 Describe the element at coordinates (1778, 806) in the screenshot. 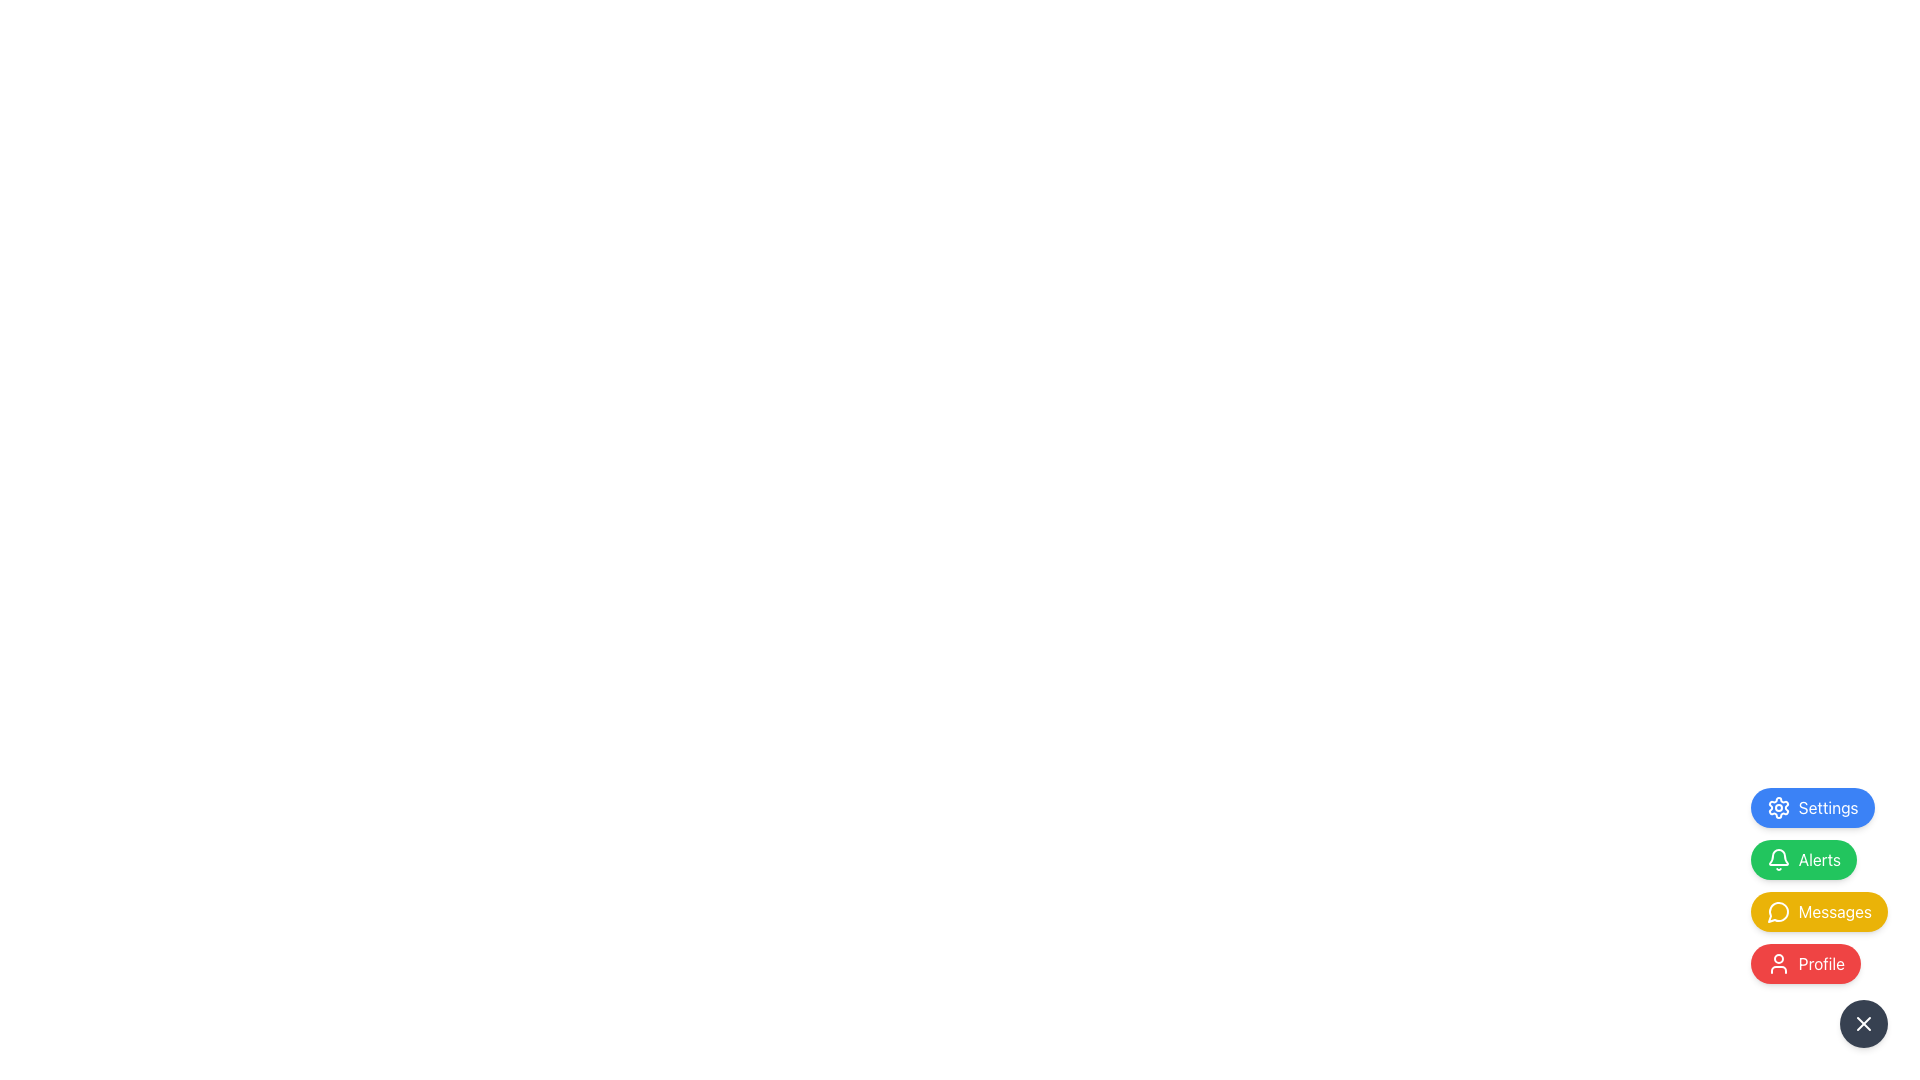

I see `the settings gear icon located at the bottom-right corner of the interface` at that location.